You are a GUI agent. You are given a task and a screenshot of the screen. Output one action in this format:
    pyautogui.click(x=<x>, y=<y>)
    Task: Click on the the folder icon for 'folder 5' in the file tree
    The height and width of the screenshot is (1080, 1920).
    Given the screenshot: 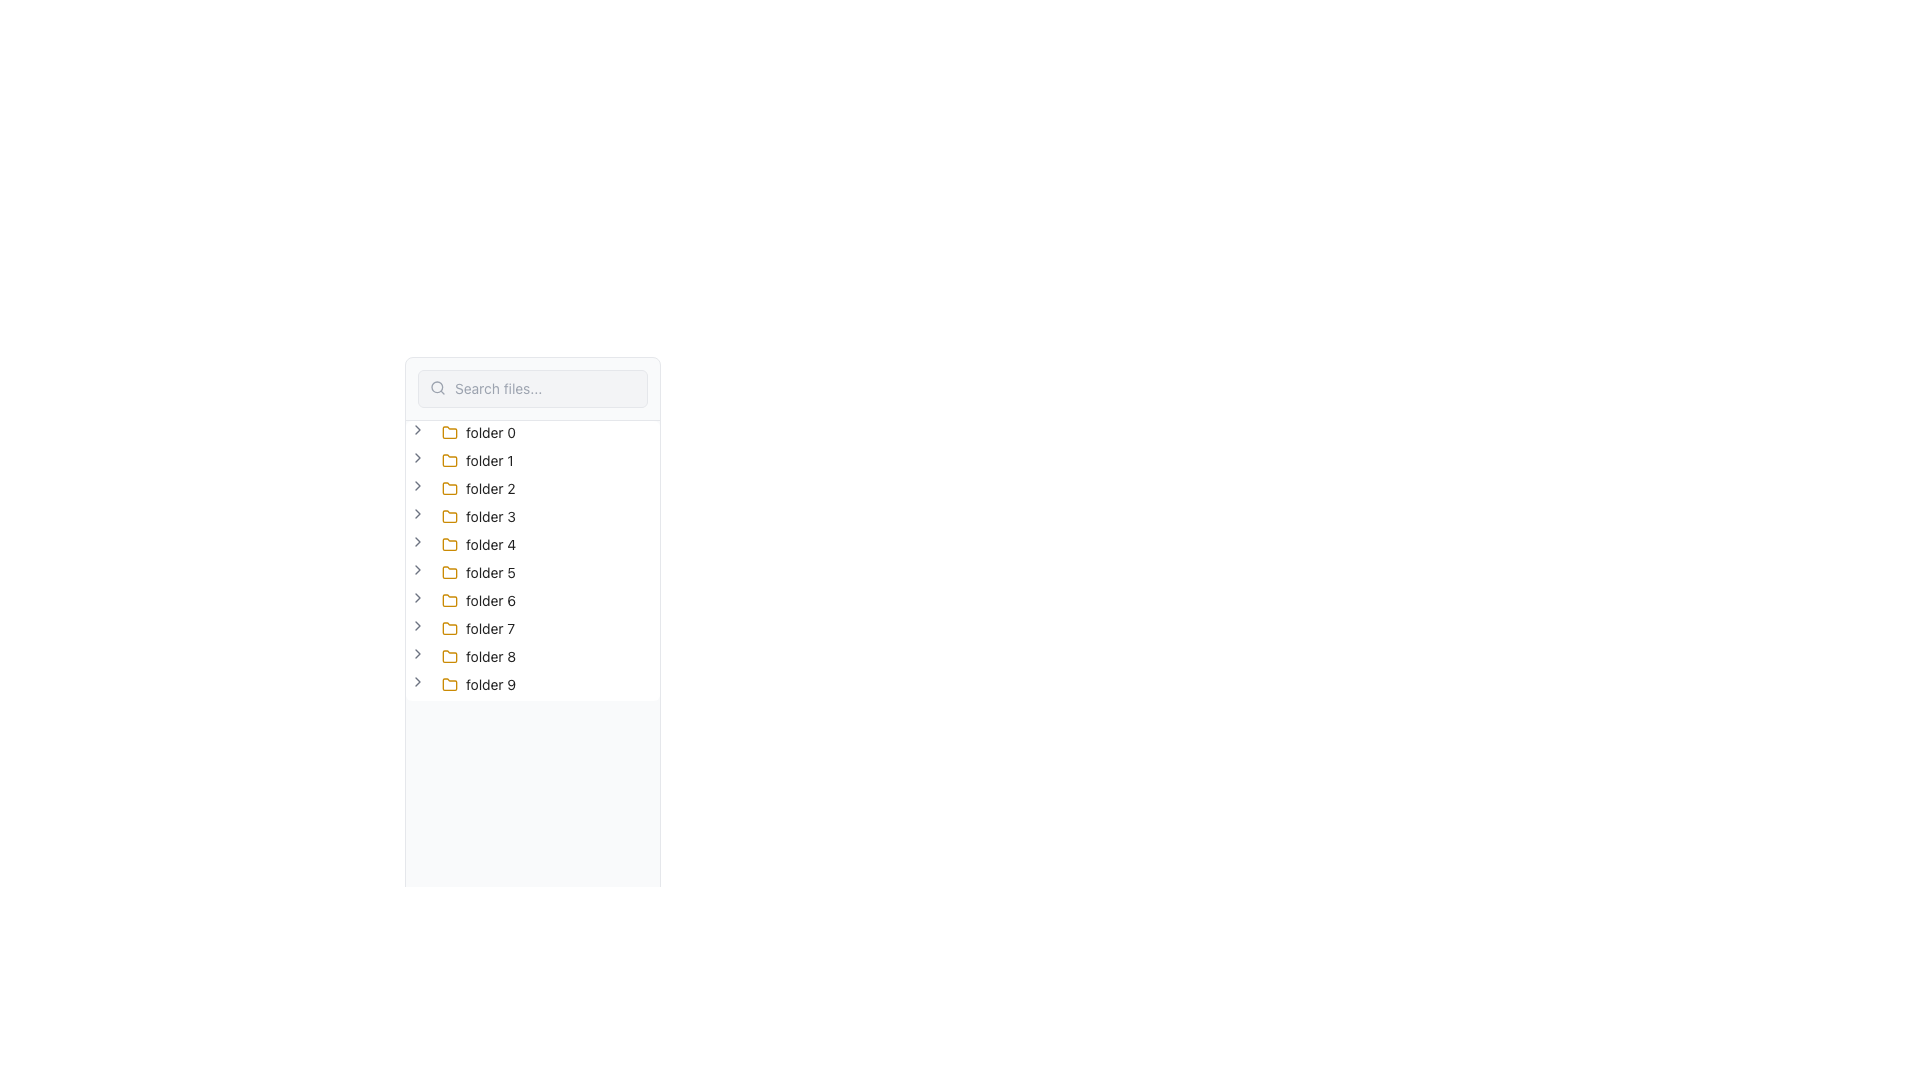 What is the action you would take?
    pyautogui.click(x=478, y=573)
    